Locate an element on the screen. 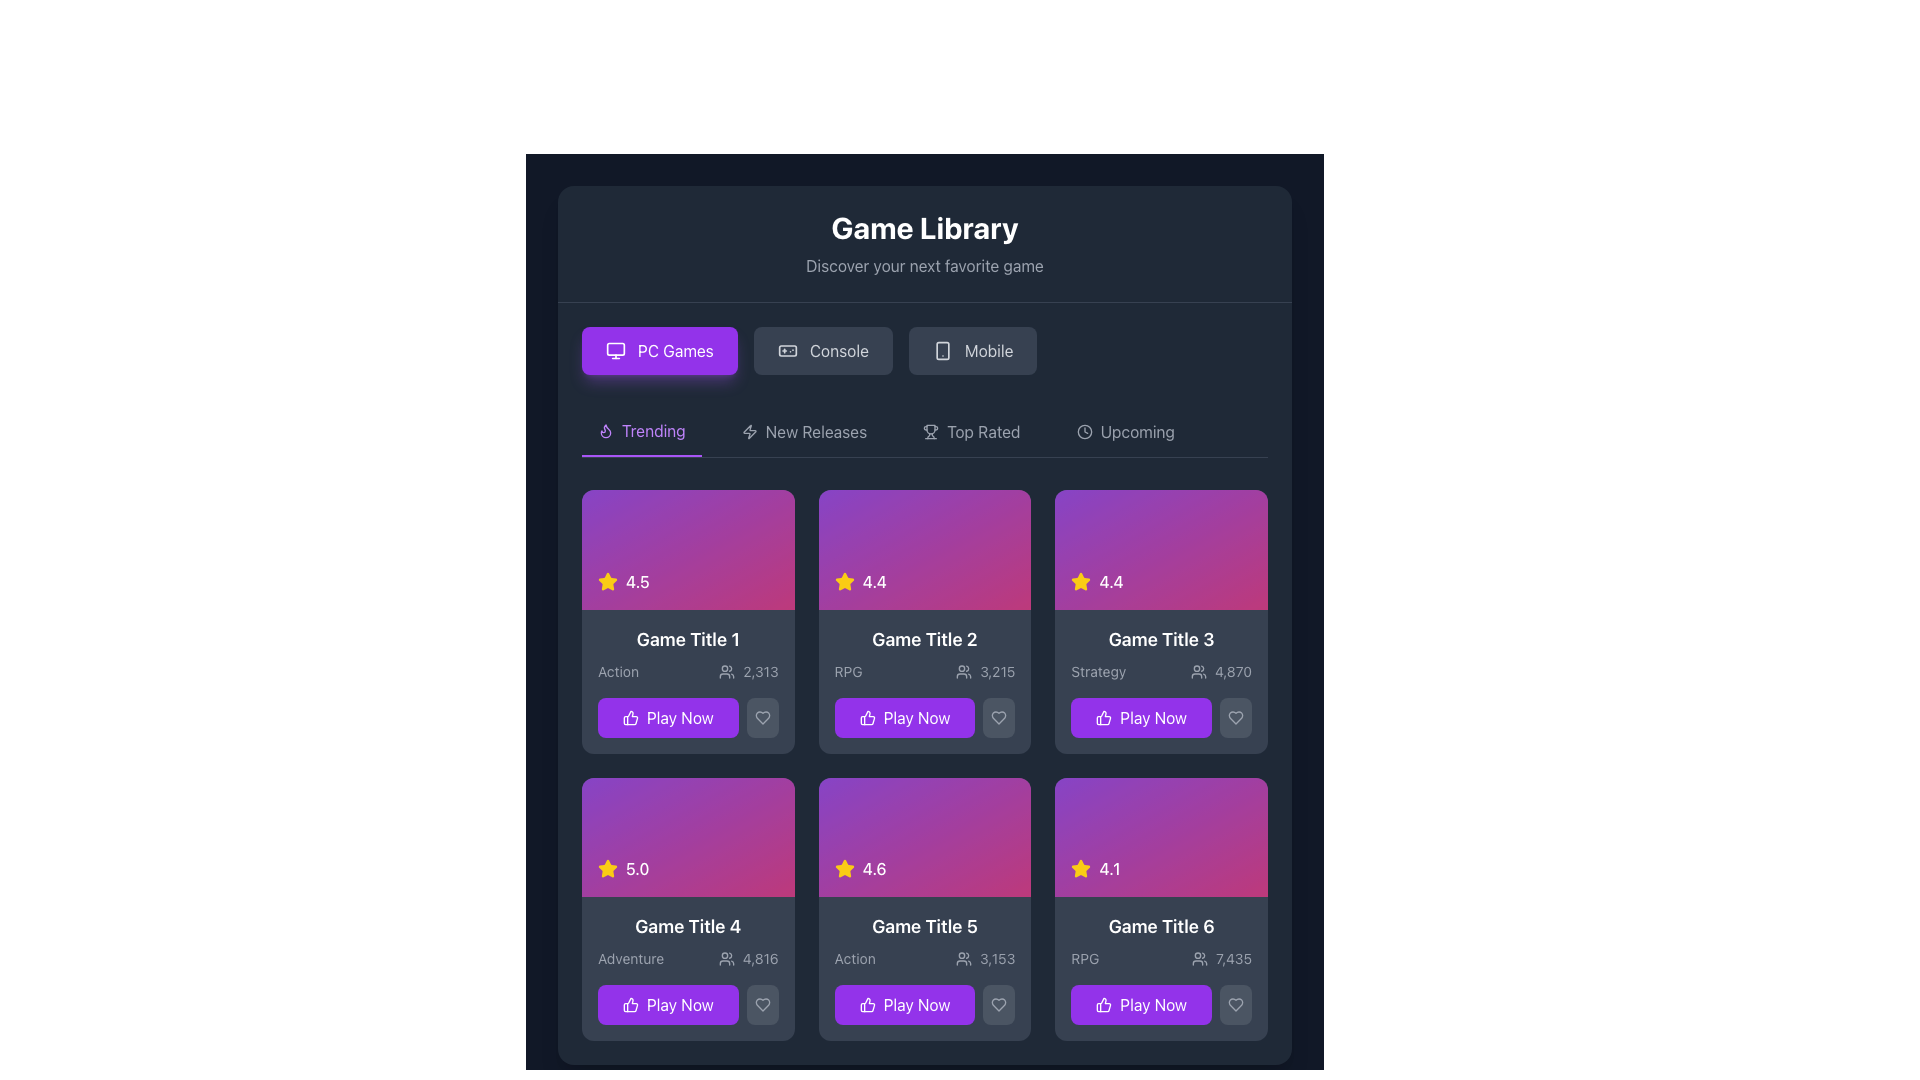  the heart icon in the bottom right corner of the card for 'Game Title 2' is located at coordinates (999, 716).